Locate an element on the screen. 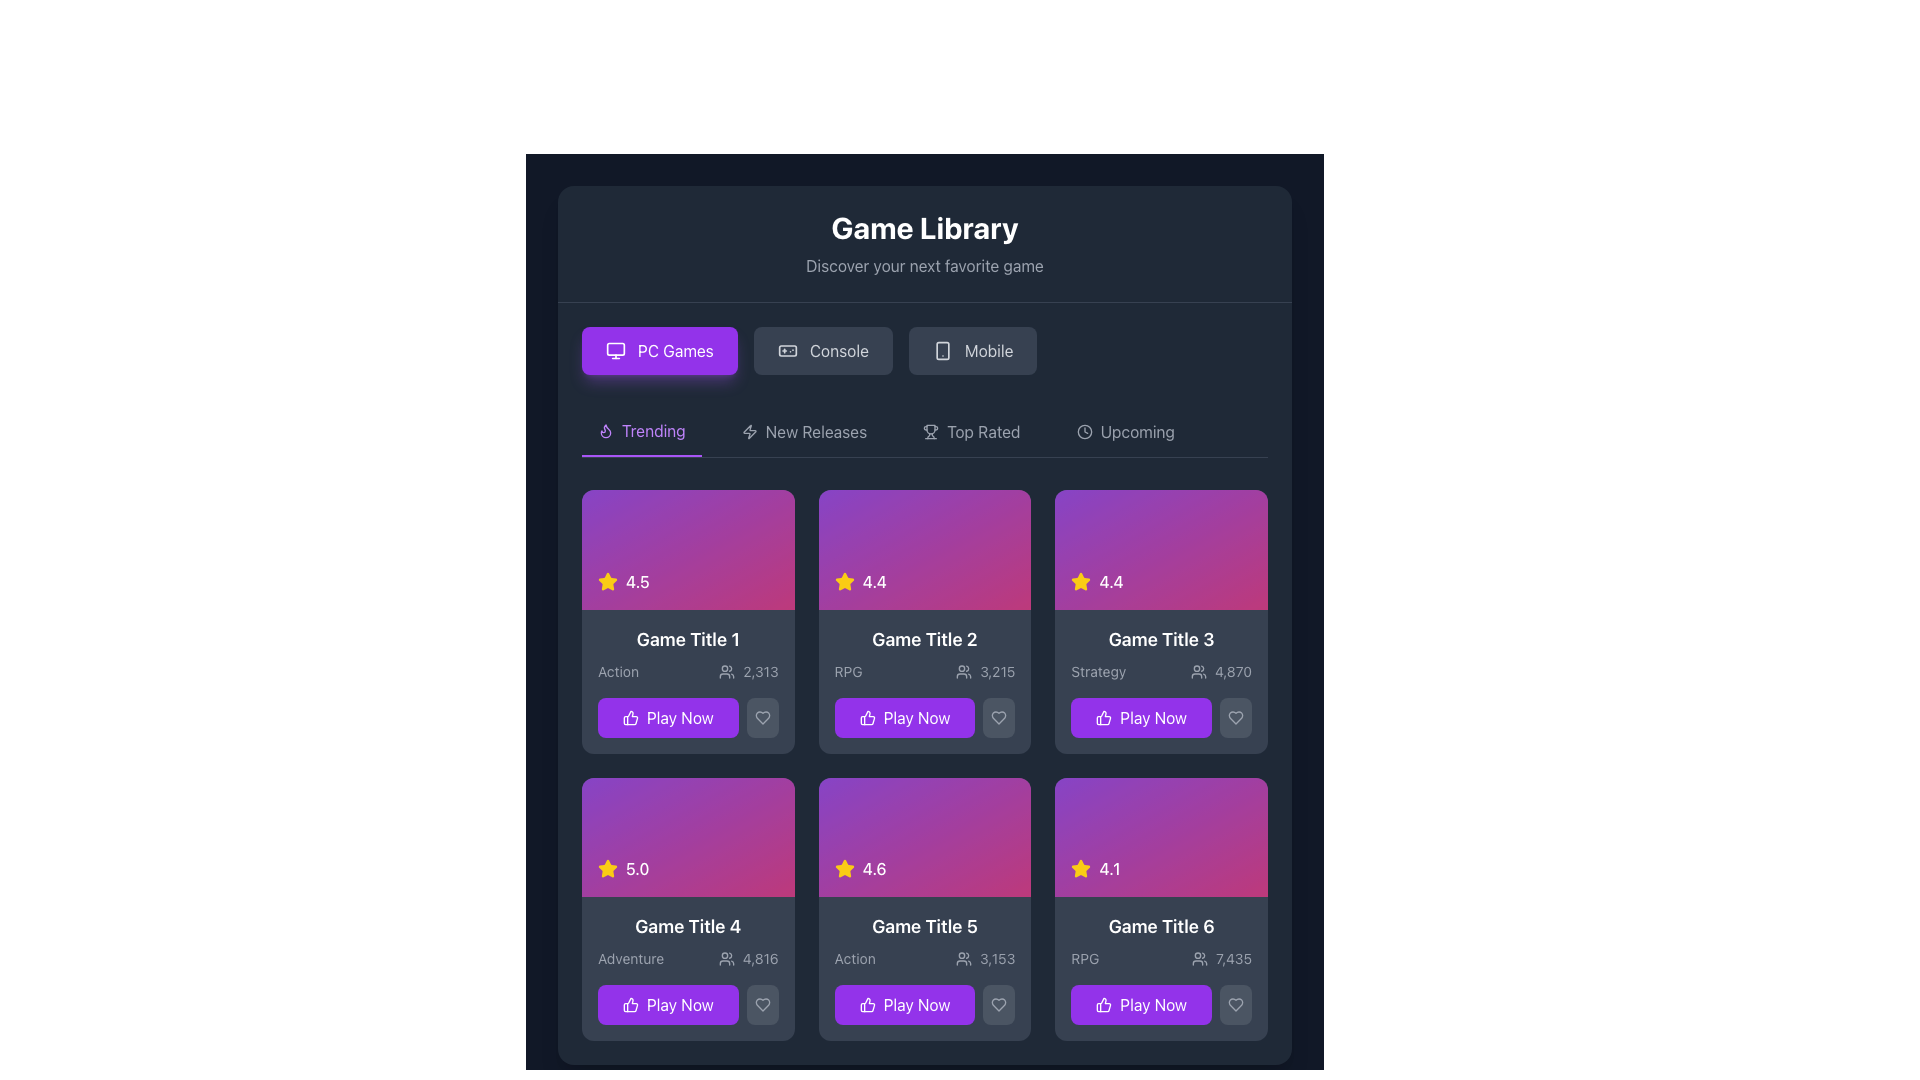  the heart icon in the bottom right corner of the card for 'Game Title 2' is located at coordinates (999, 716).